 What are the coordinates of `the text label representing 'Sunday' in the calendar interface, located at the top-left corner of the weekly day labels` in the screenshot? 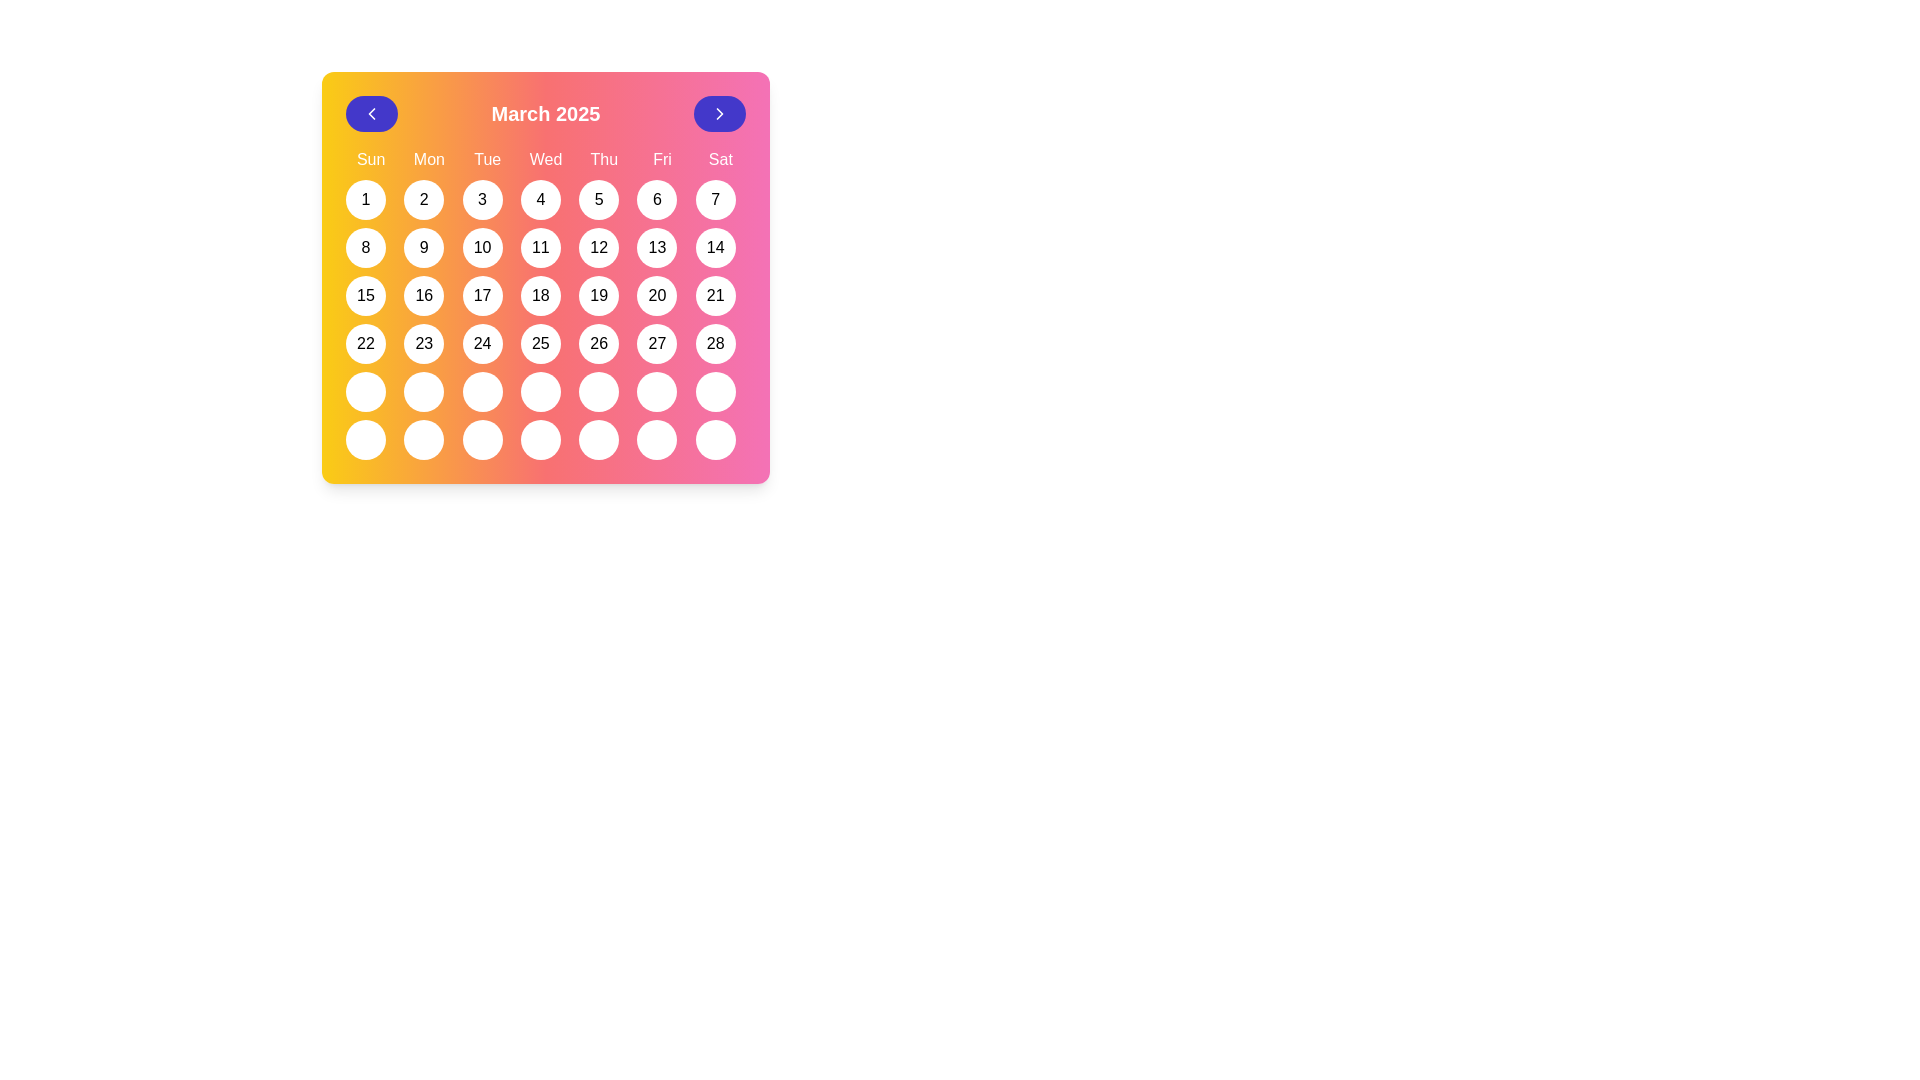 It's located at (371, 158).